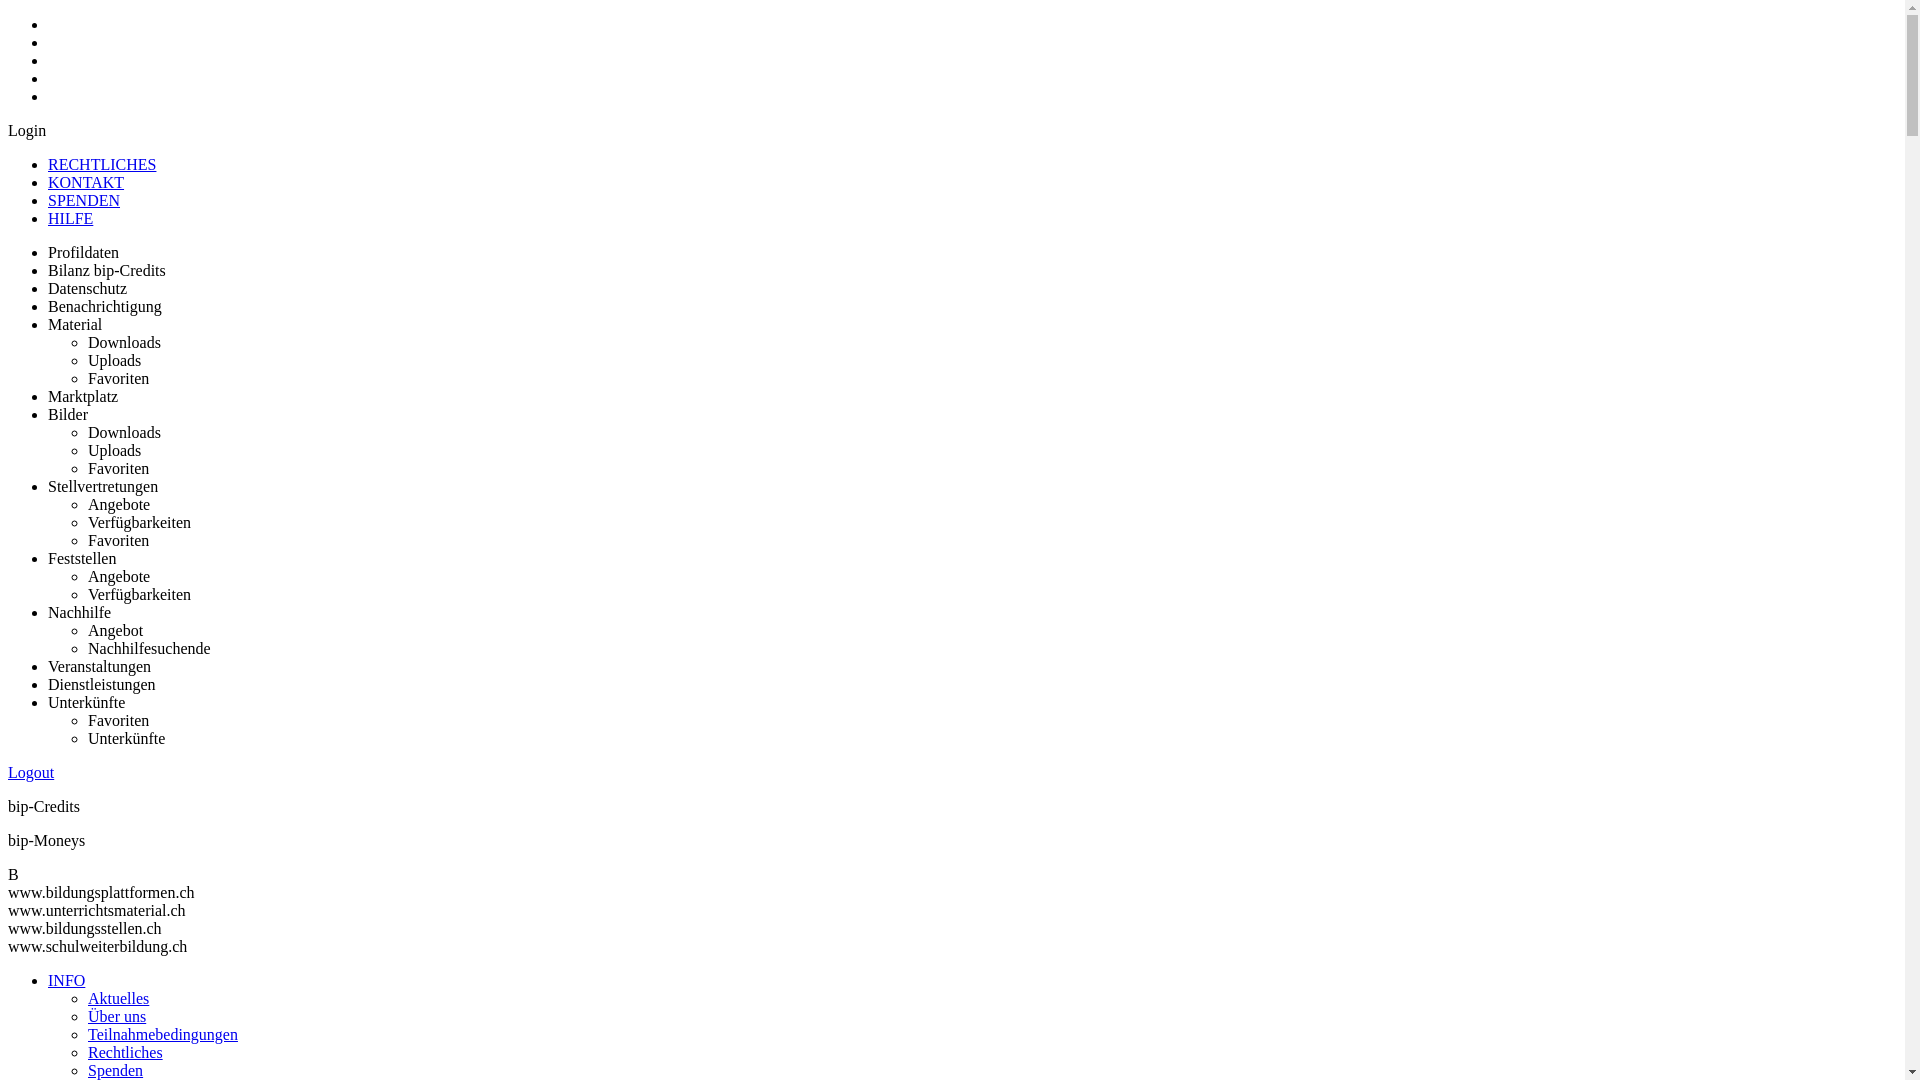  What do you see at coordinates (114, 1069) in the screenshot?
I see `'Spenden'` at bounding box center [114, 1069].